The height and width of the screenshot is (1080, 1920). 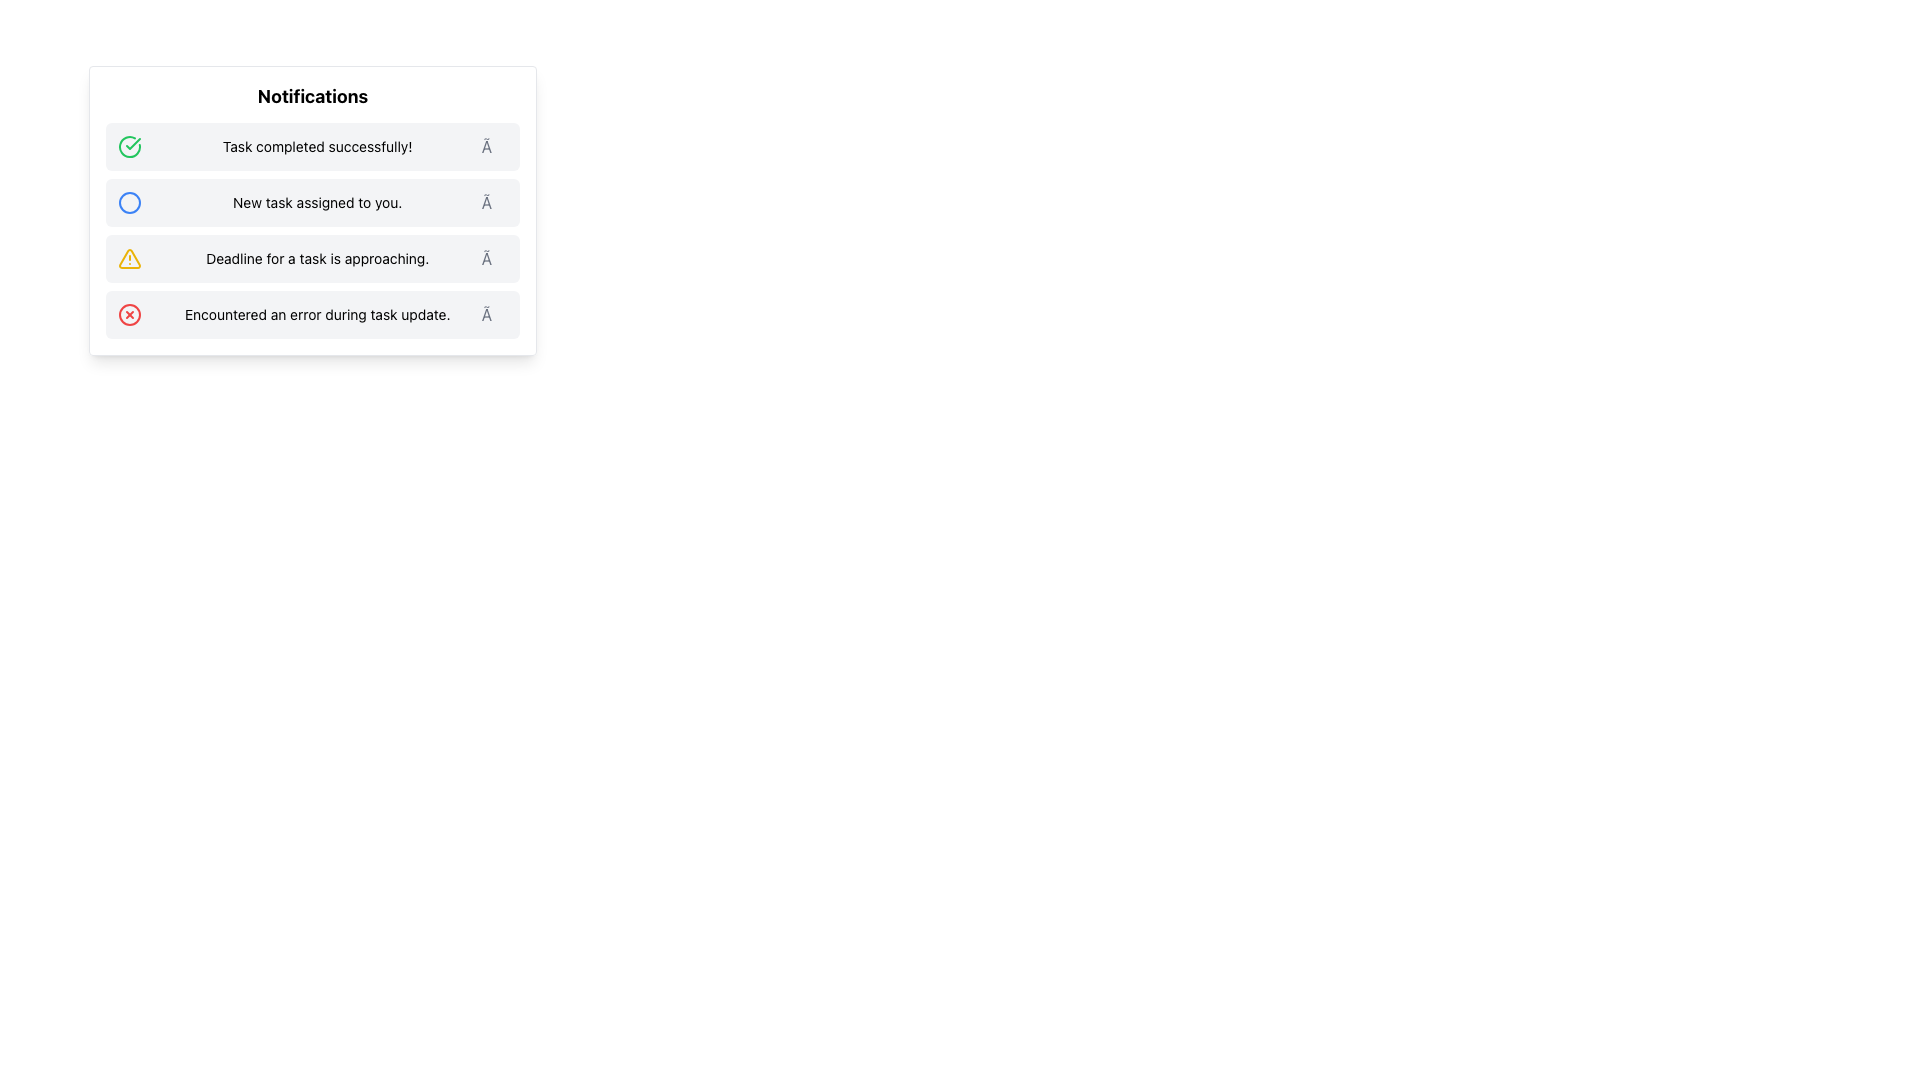 What do you see at coordinates (494, 203) in the screenshot?
I see `the dismiss button located at the far right side of the notification strip that reads 'New task assigned to you' to observe a style change` at bounding box center [494, 203].